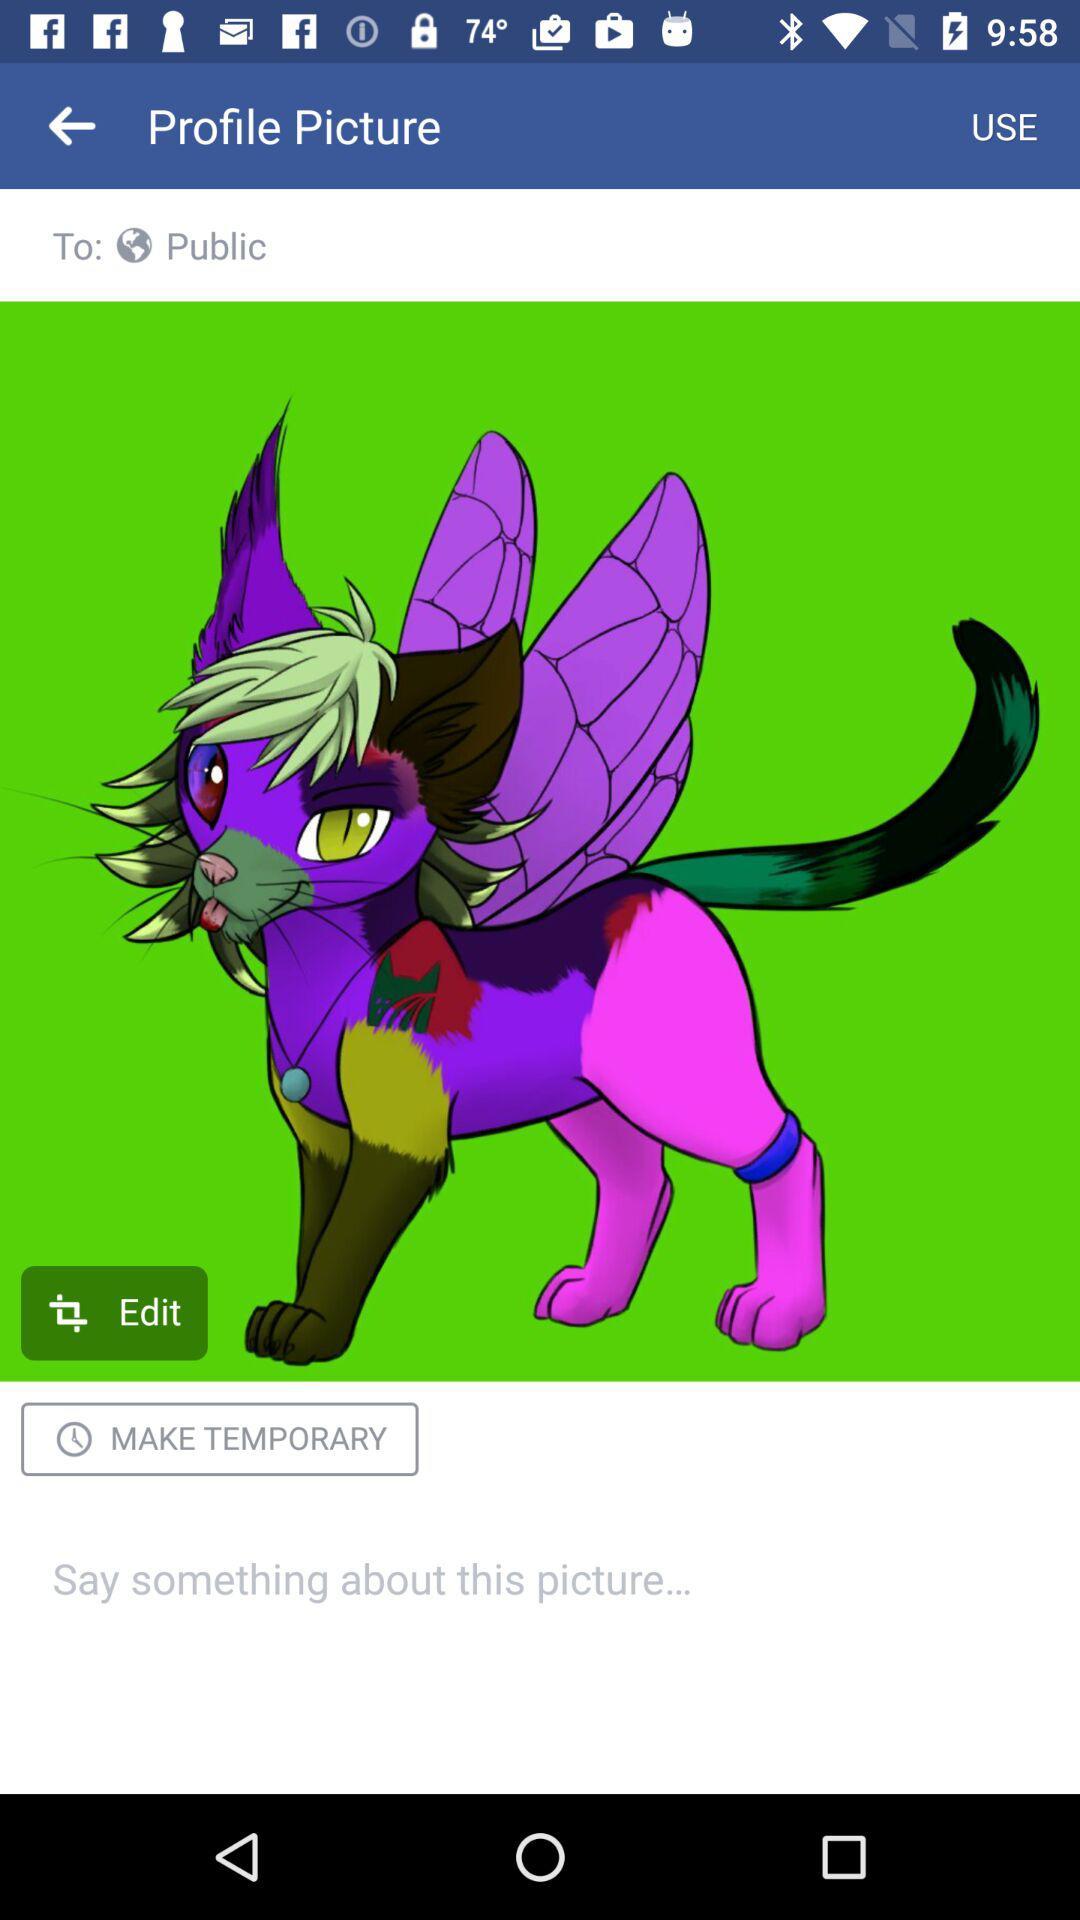  Describe the element at coordinates (1004, 124) in the screenshot. I see `use` at that location.